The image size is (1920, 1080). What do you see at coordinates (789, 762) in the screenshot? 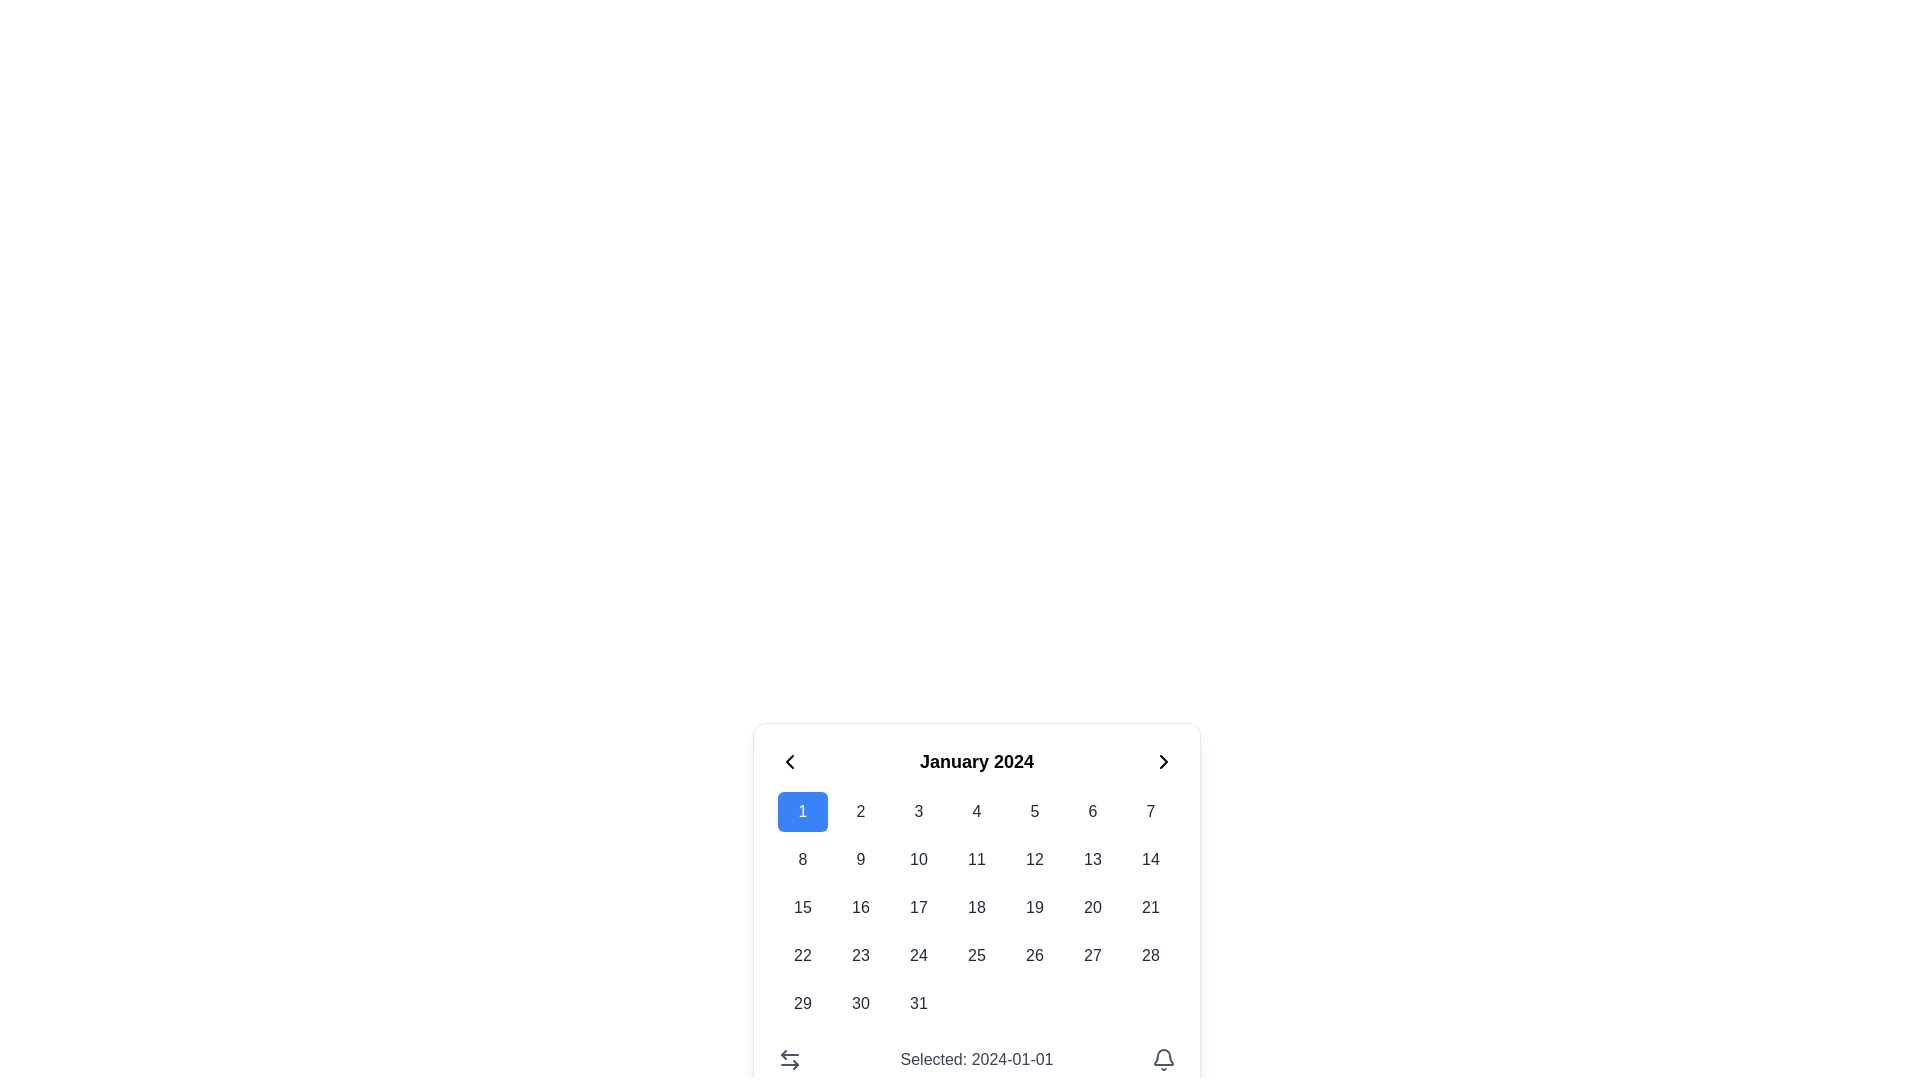
I see `the left-facing chevron arrow icon located near the top-left corner of the calendar widget` at bounding box center [789, 762].